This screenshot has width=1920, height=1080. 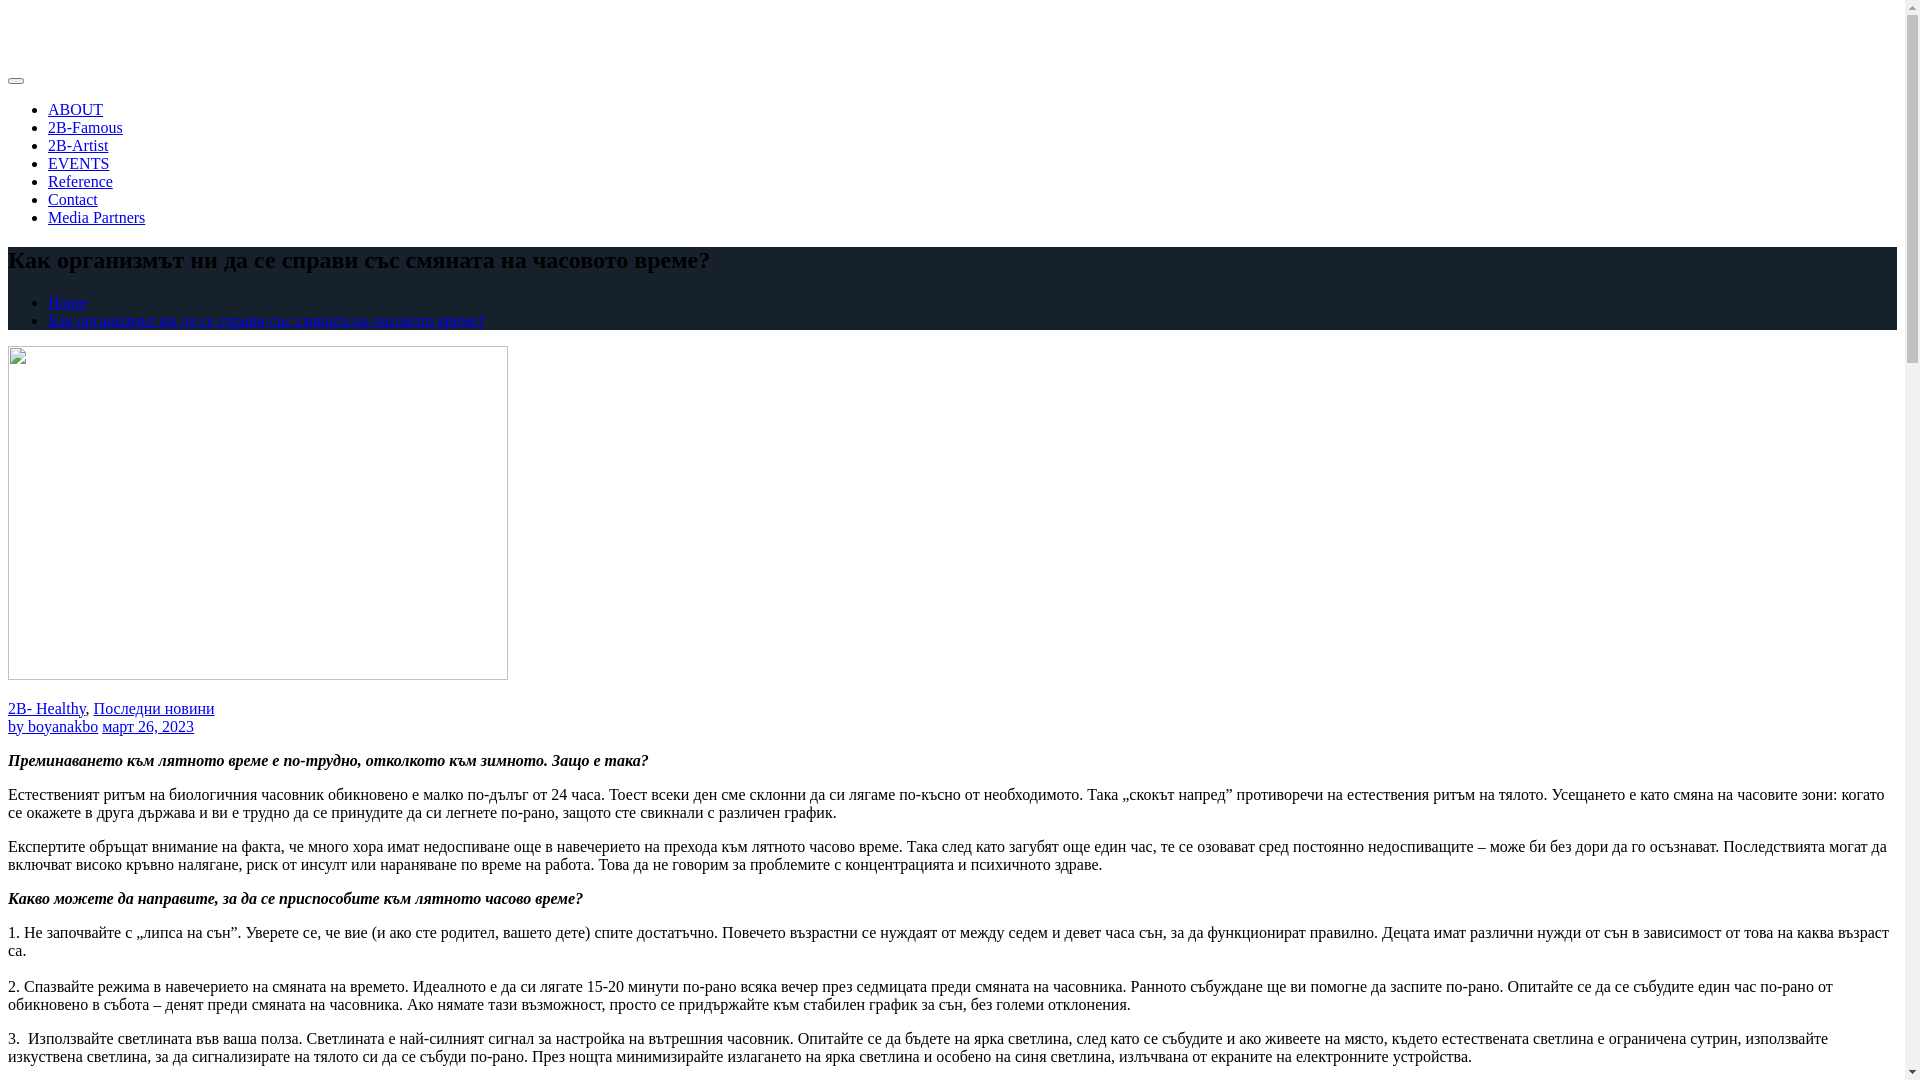 I want to click on 'by boyanakbo', so click(x=52, y=726).